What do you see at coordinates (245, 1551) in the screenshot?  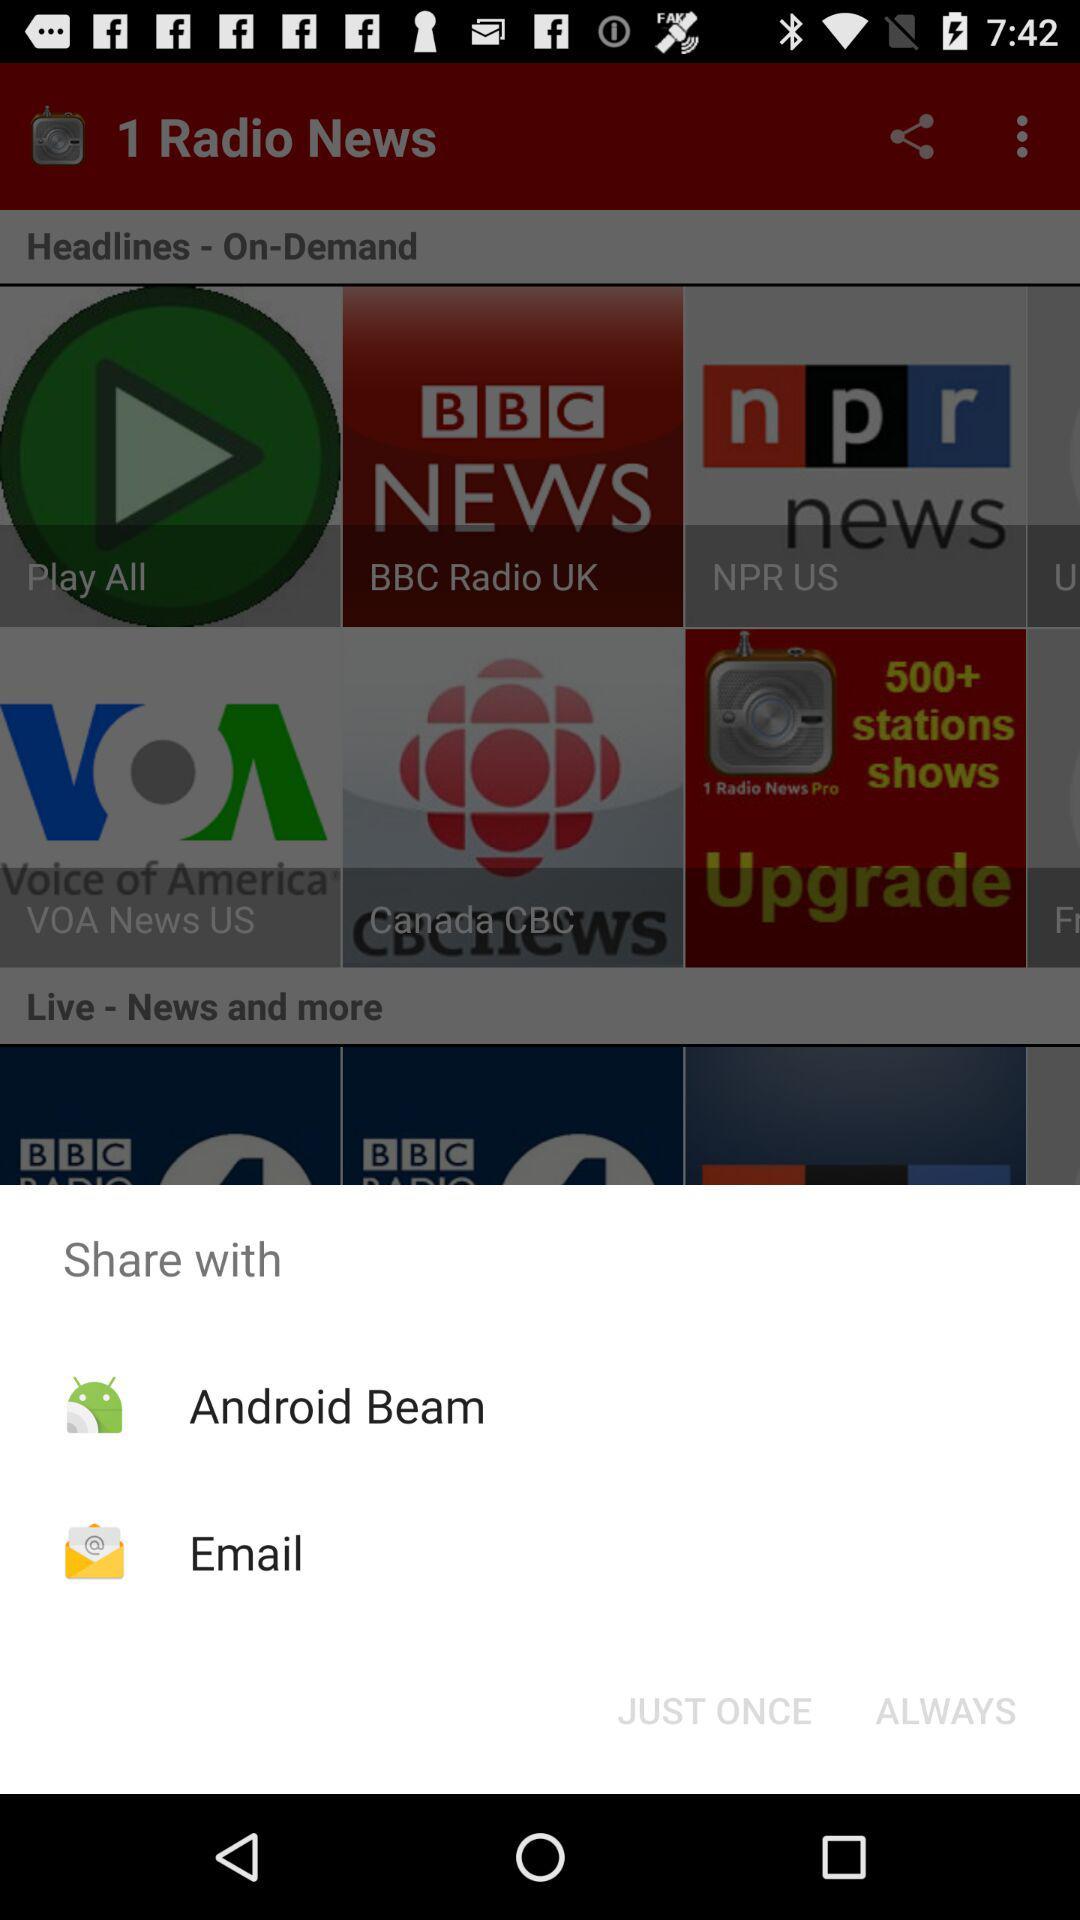 I see `the email icon` at bounding box center [245, 1551].